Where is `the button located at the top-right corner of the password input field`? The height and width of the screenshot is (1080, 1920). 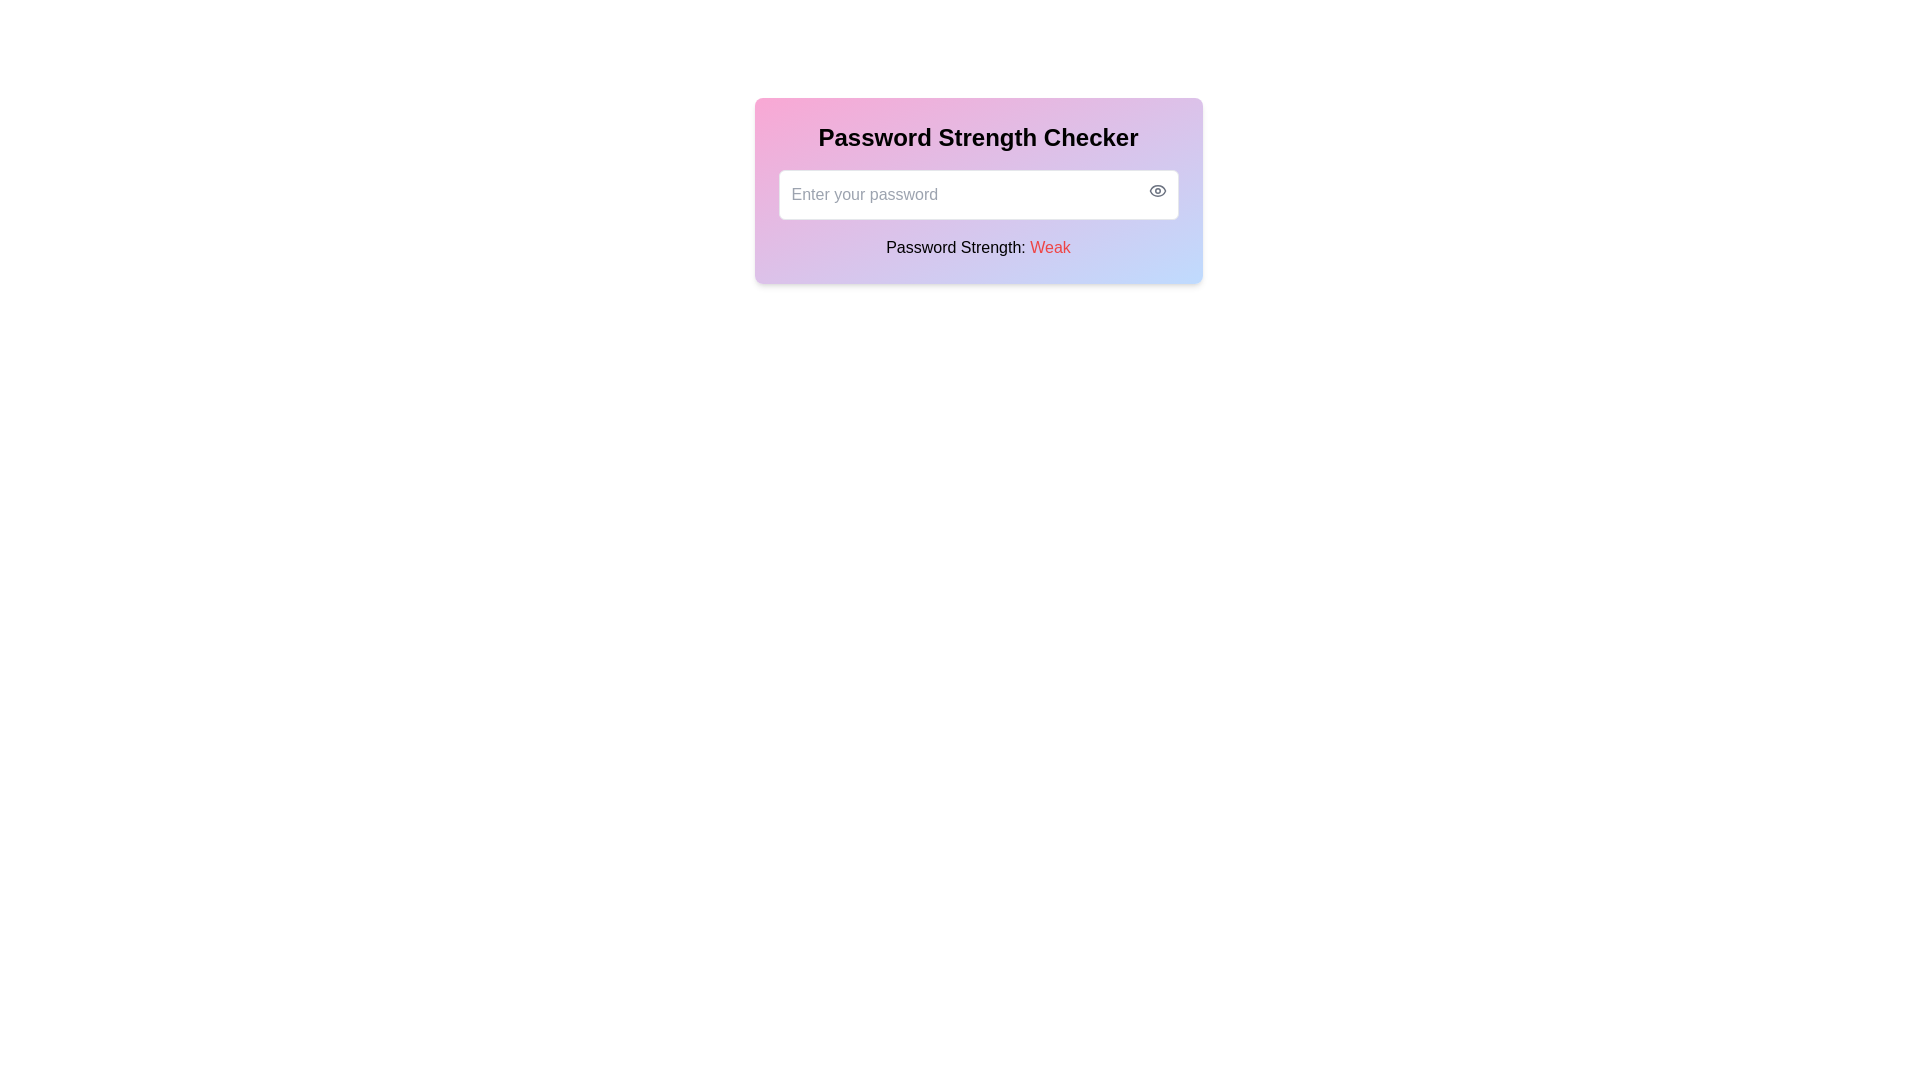
the button located at the top-right corner of the password input field is located at coordinates (1157, 191).